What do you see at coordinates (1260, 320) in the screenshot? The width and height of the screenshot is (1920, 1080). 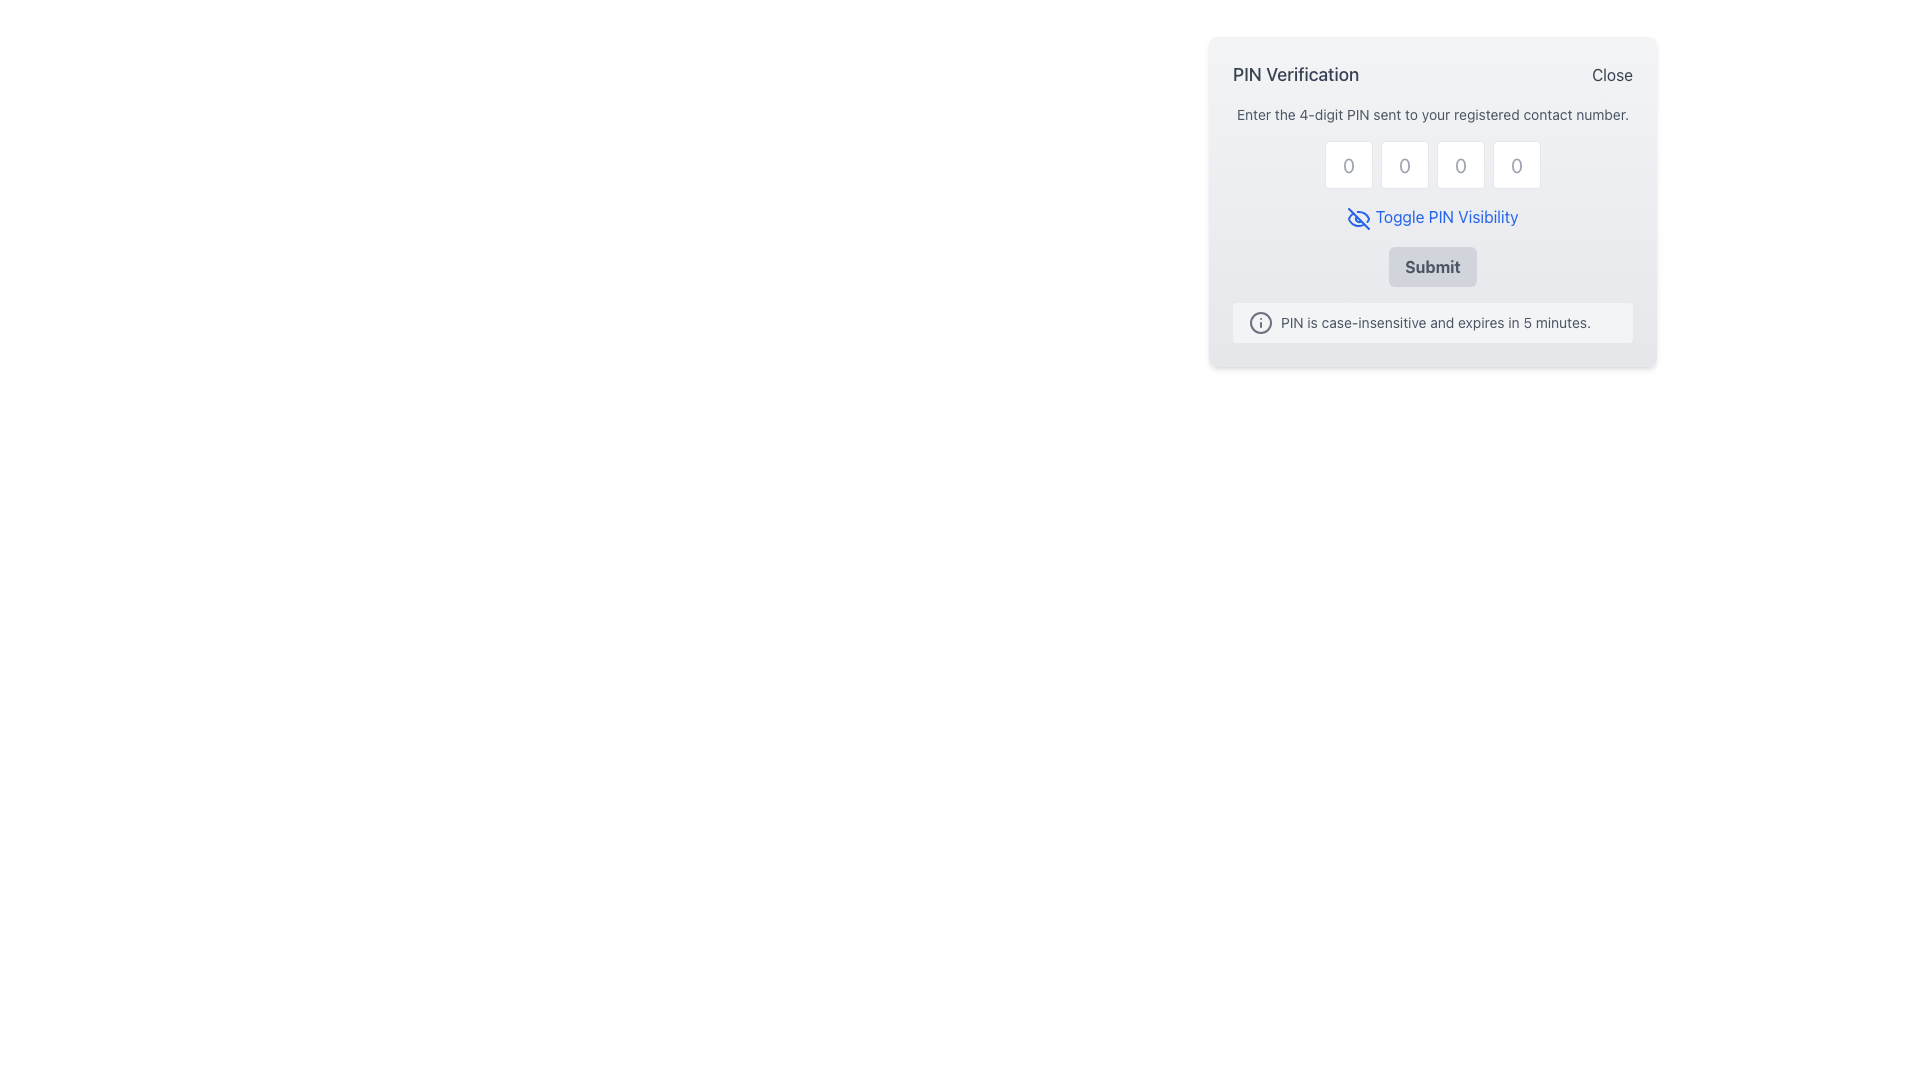 I see `the circle SVG graphical element located in the PIN verification dialog interface` at bounding box center [1260, 320].